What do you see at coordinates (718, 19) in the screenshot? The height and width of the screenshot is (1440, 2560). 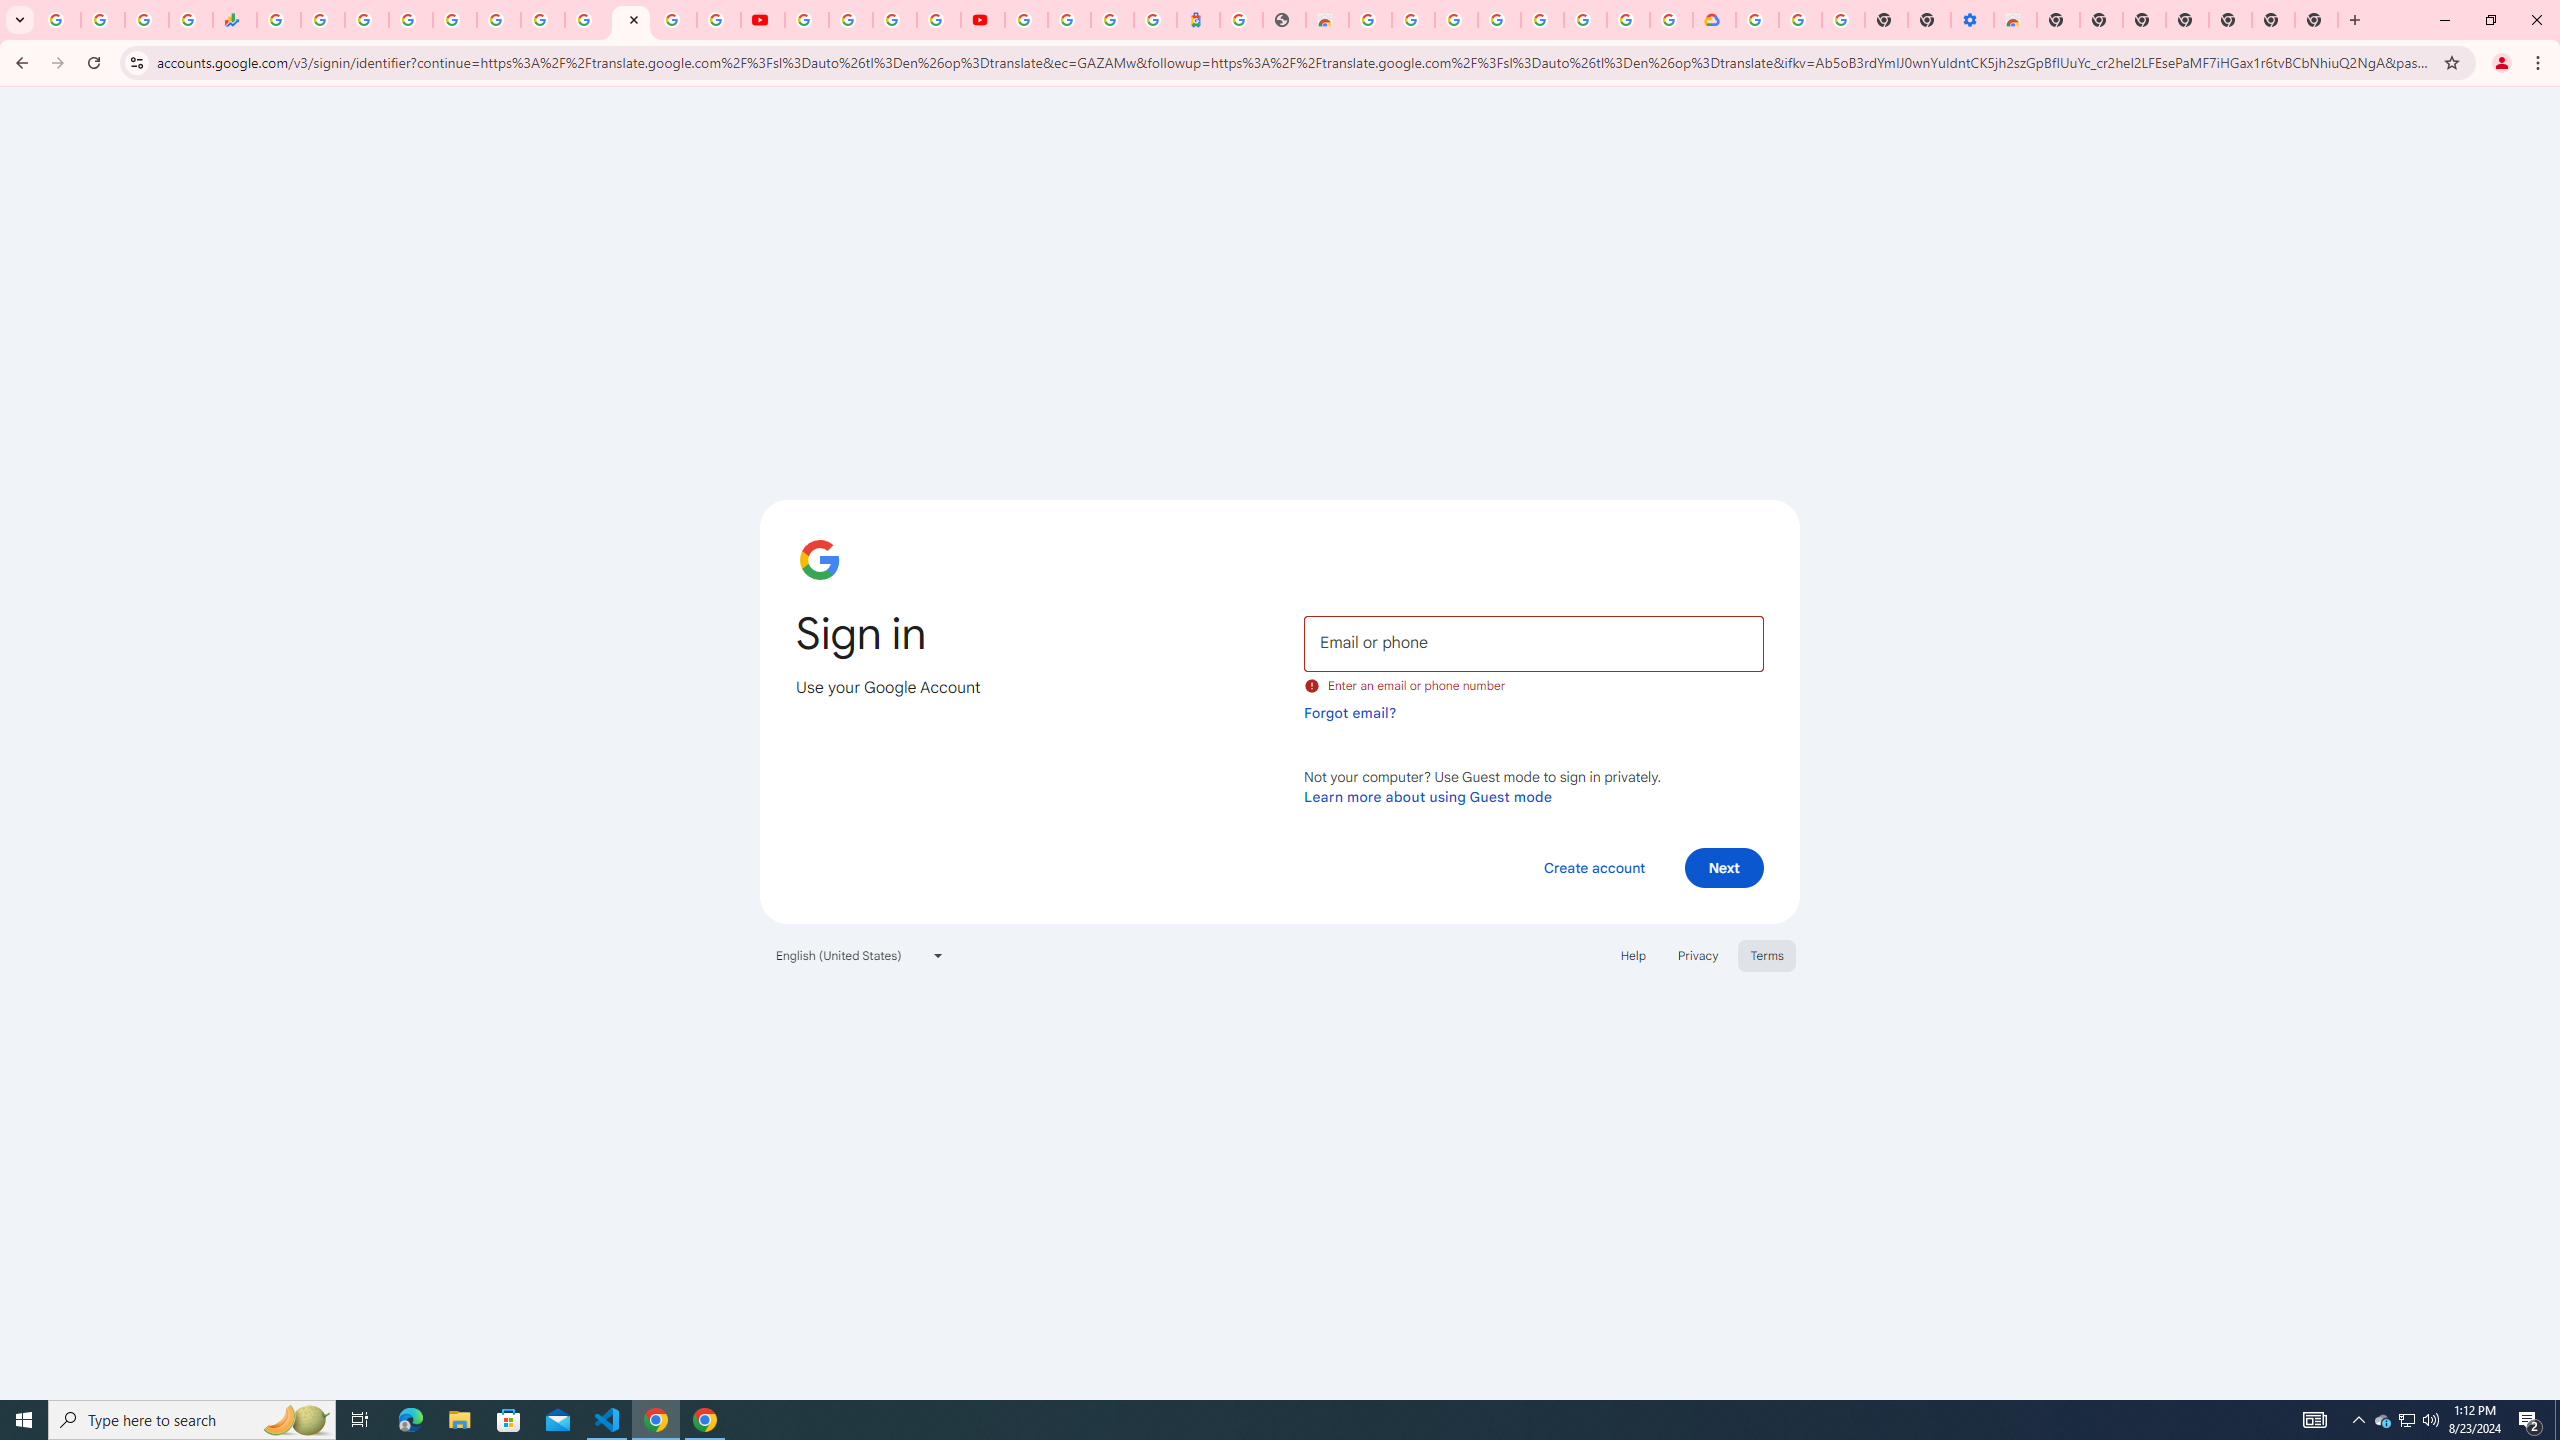 I see `'Privacy Checkup'` at bounding box center [718, 19].